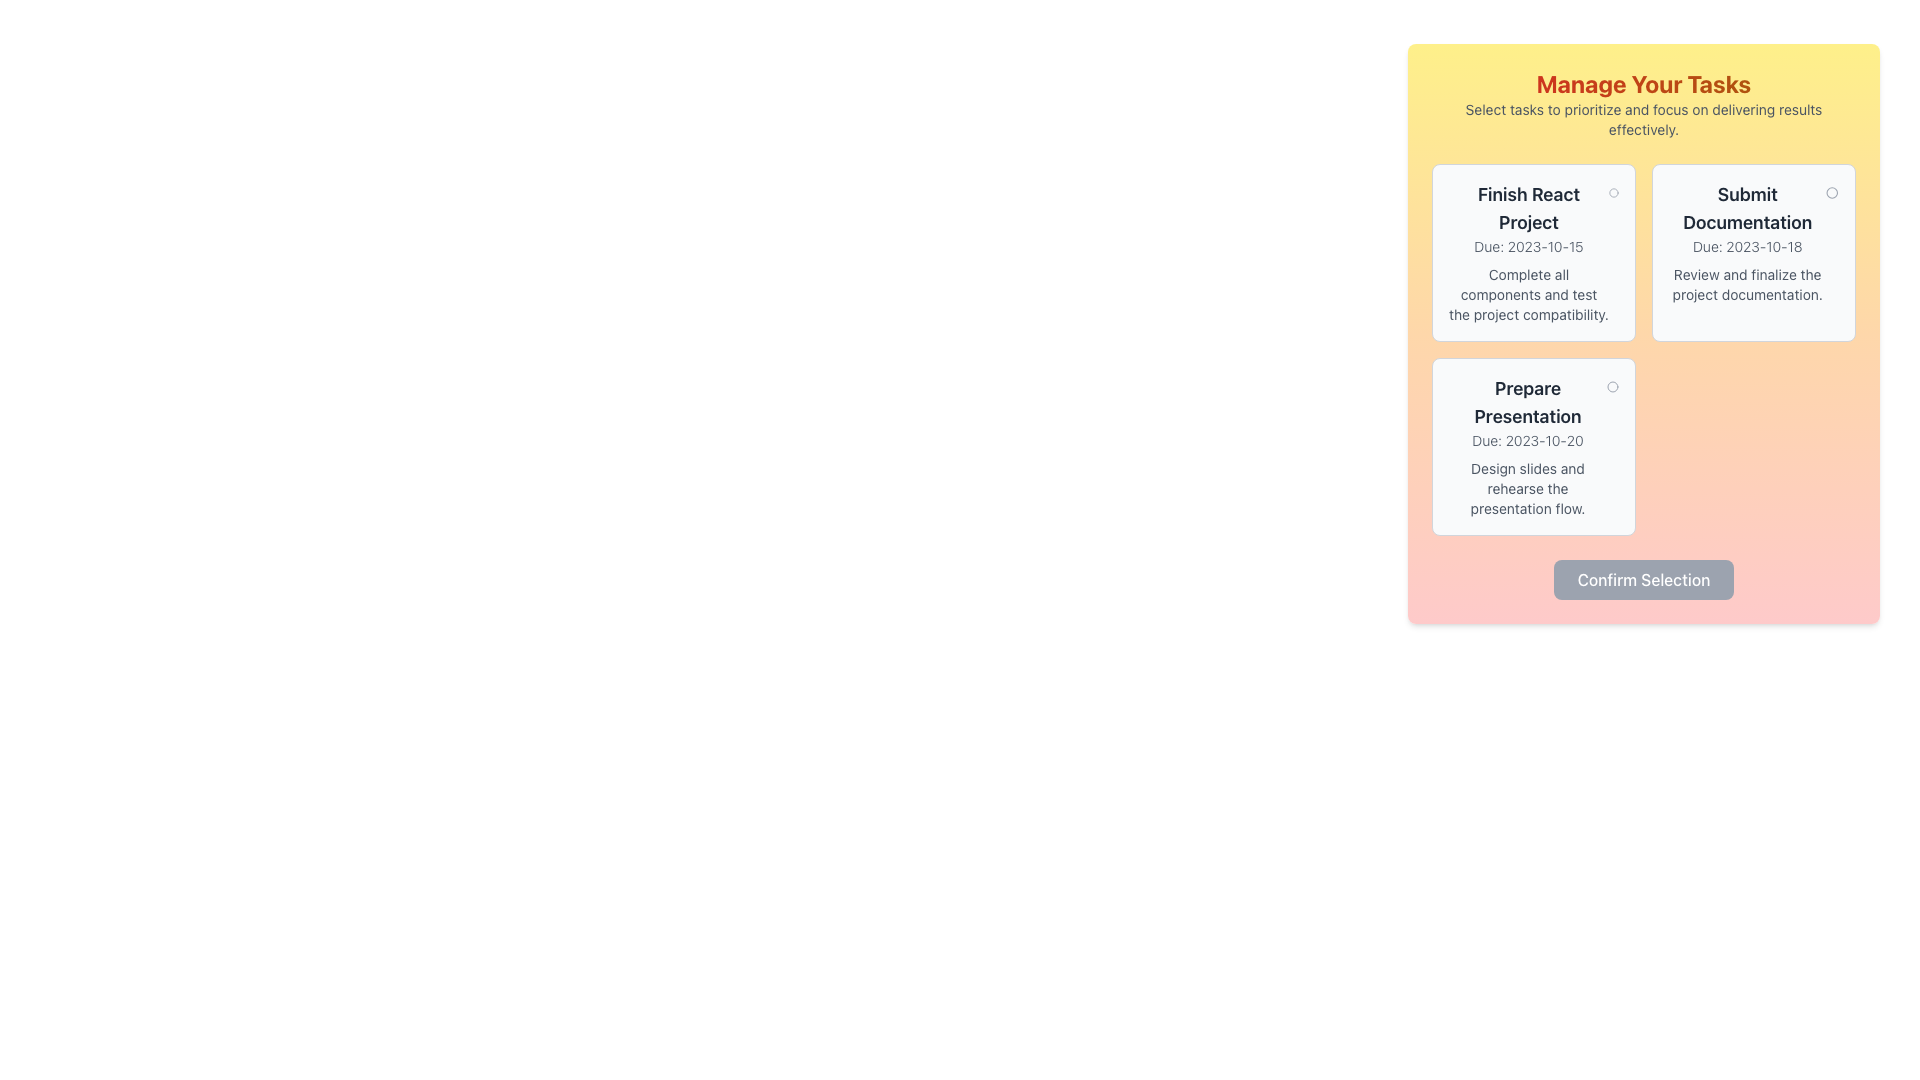 The width and height of the screenshot is (1920, 1080). I want to click on text label displaying the due date '2023-10-18' for the task 'Submit Documentation', which is centered within the card in the upper-right corner of the three-card grid, so click(1746, 245).